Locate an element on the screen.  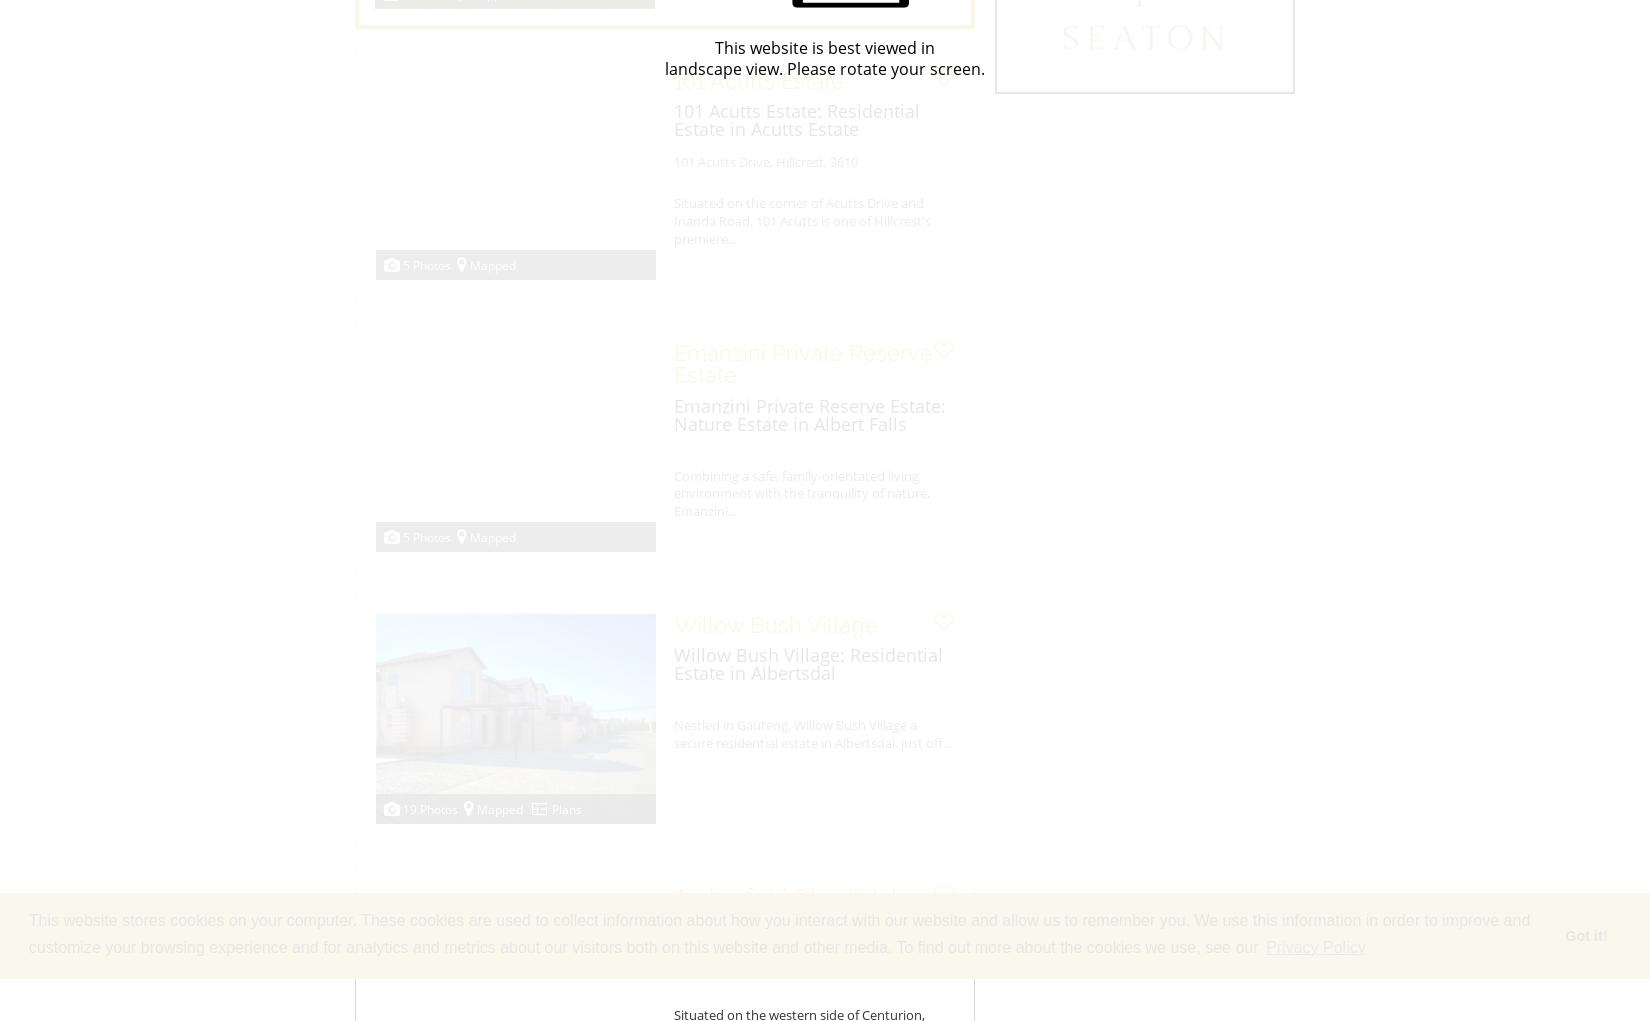
'Plans' is located at coordinates (565, 808).